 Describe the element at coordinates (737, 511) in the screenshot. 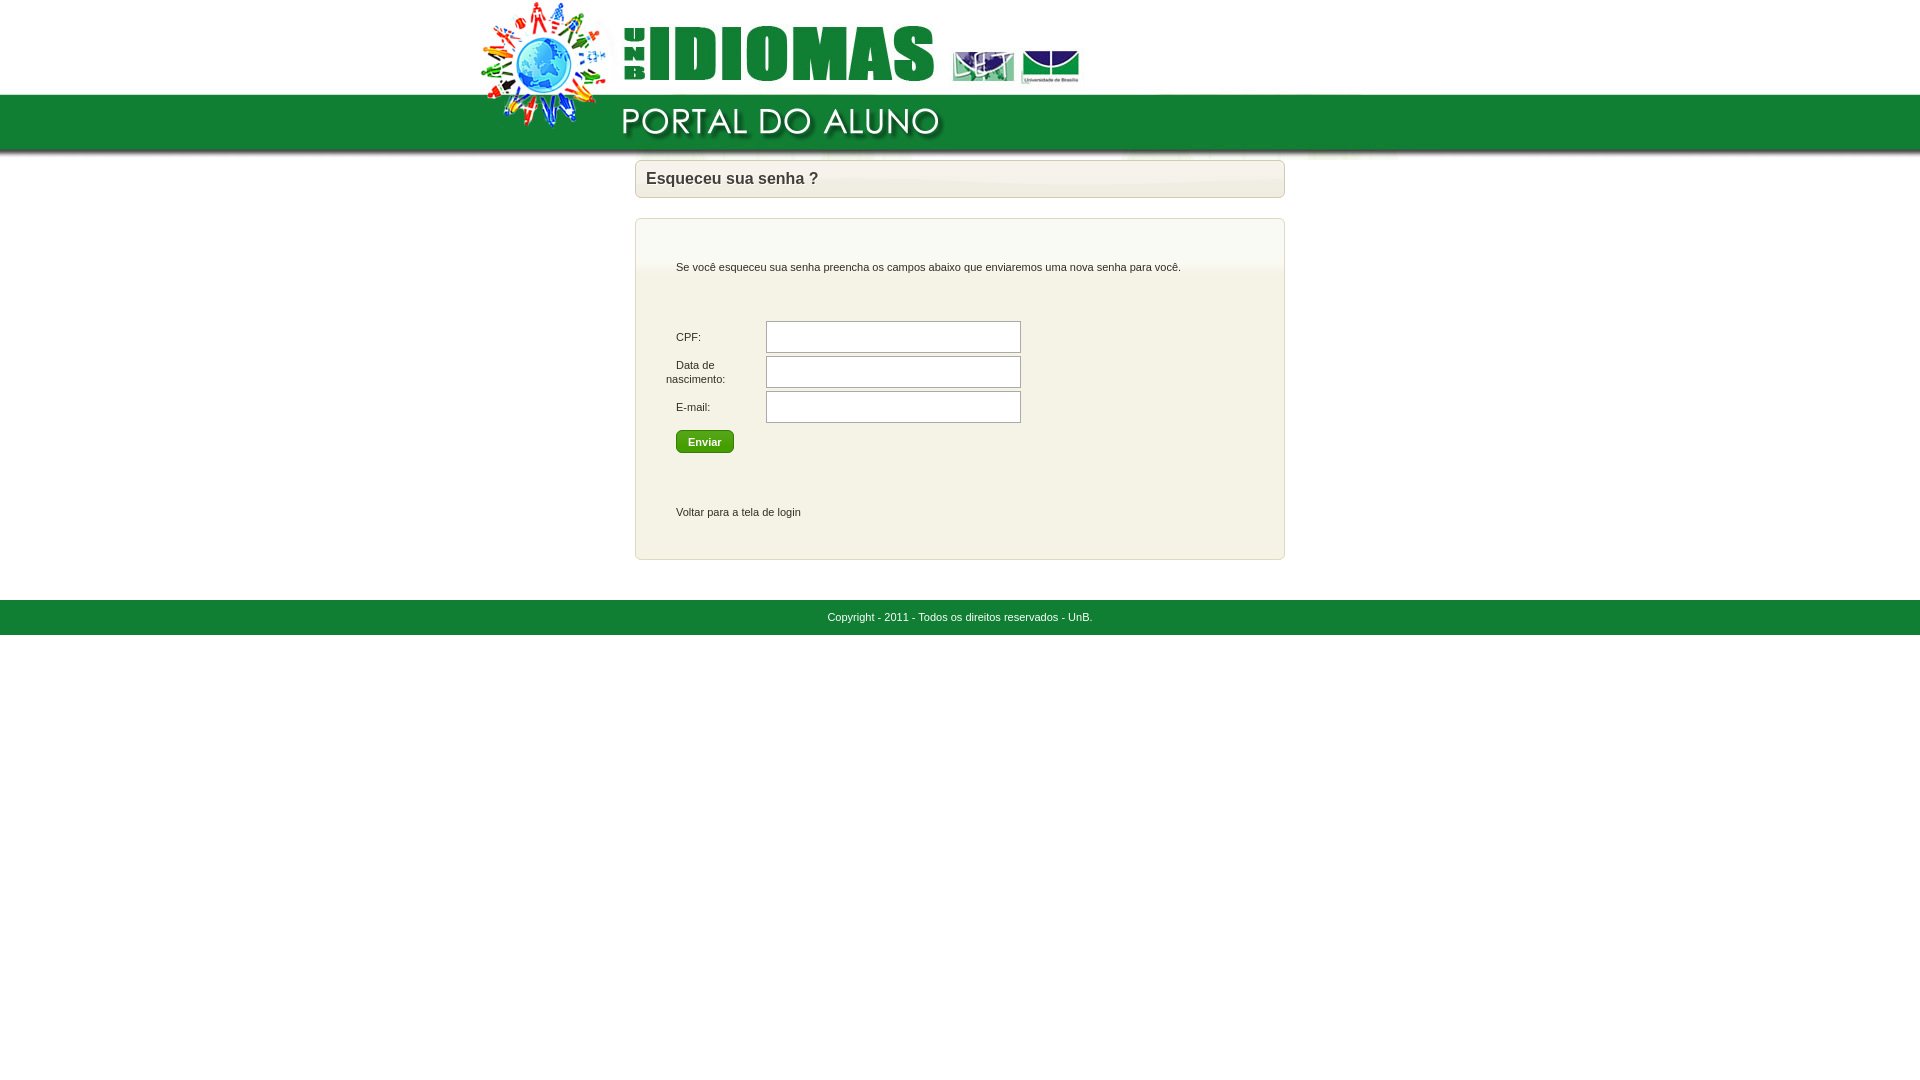

I see `'Voltar para a tela de login'` at that location.